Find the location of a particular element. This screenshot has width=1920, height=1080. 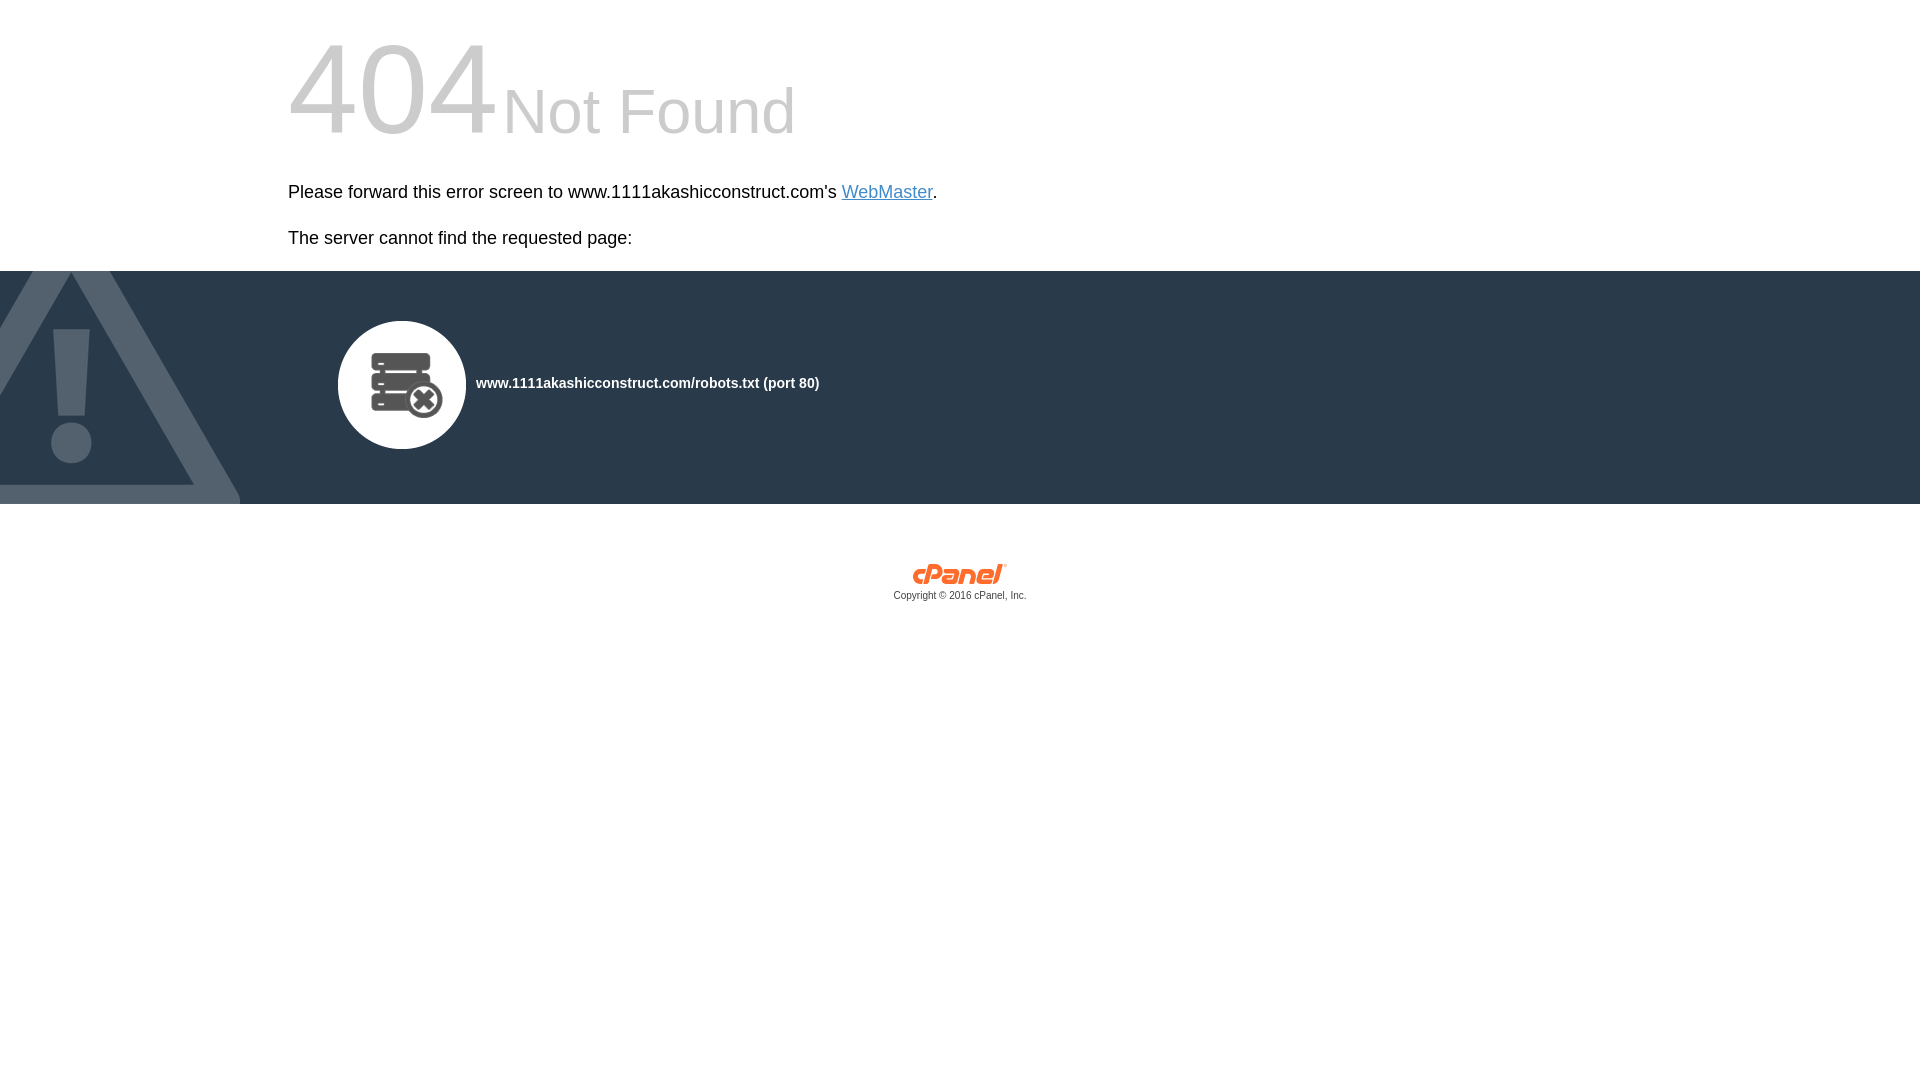

'WebMaster' is located at coordinates (886, 192).